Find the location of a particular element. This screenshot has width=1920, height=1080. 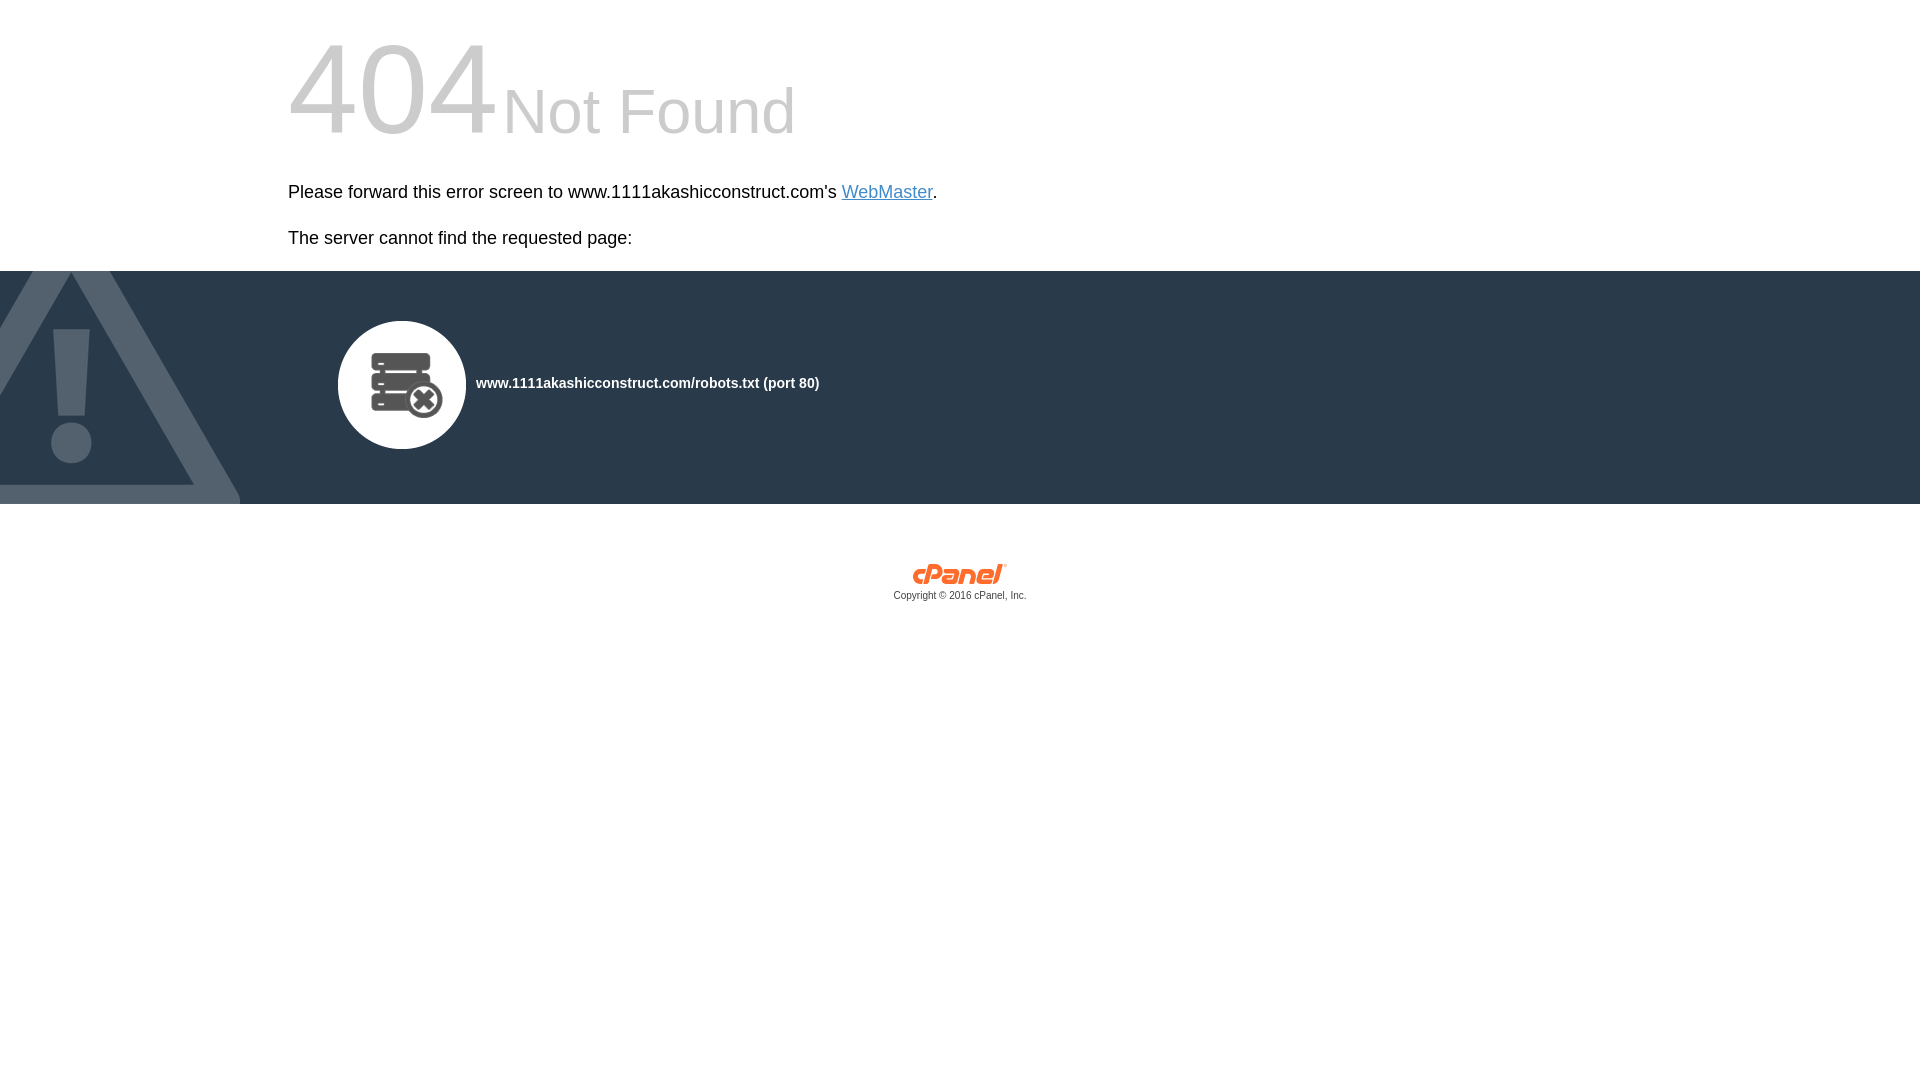

'WebMaster' is located at coordinates (886, 192).